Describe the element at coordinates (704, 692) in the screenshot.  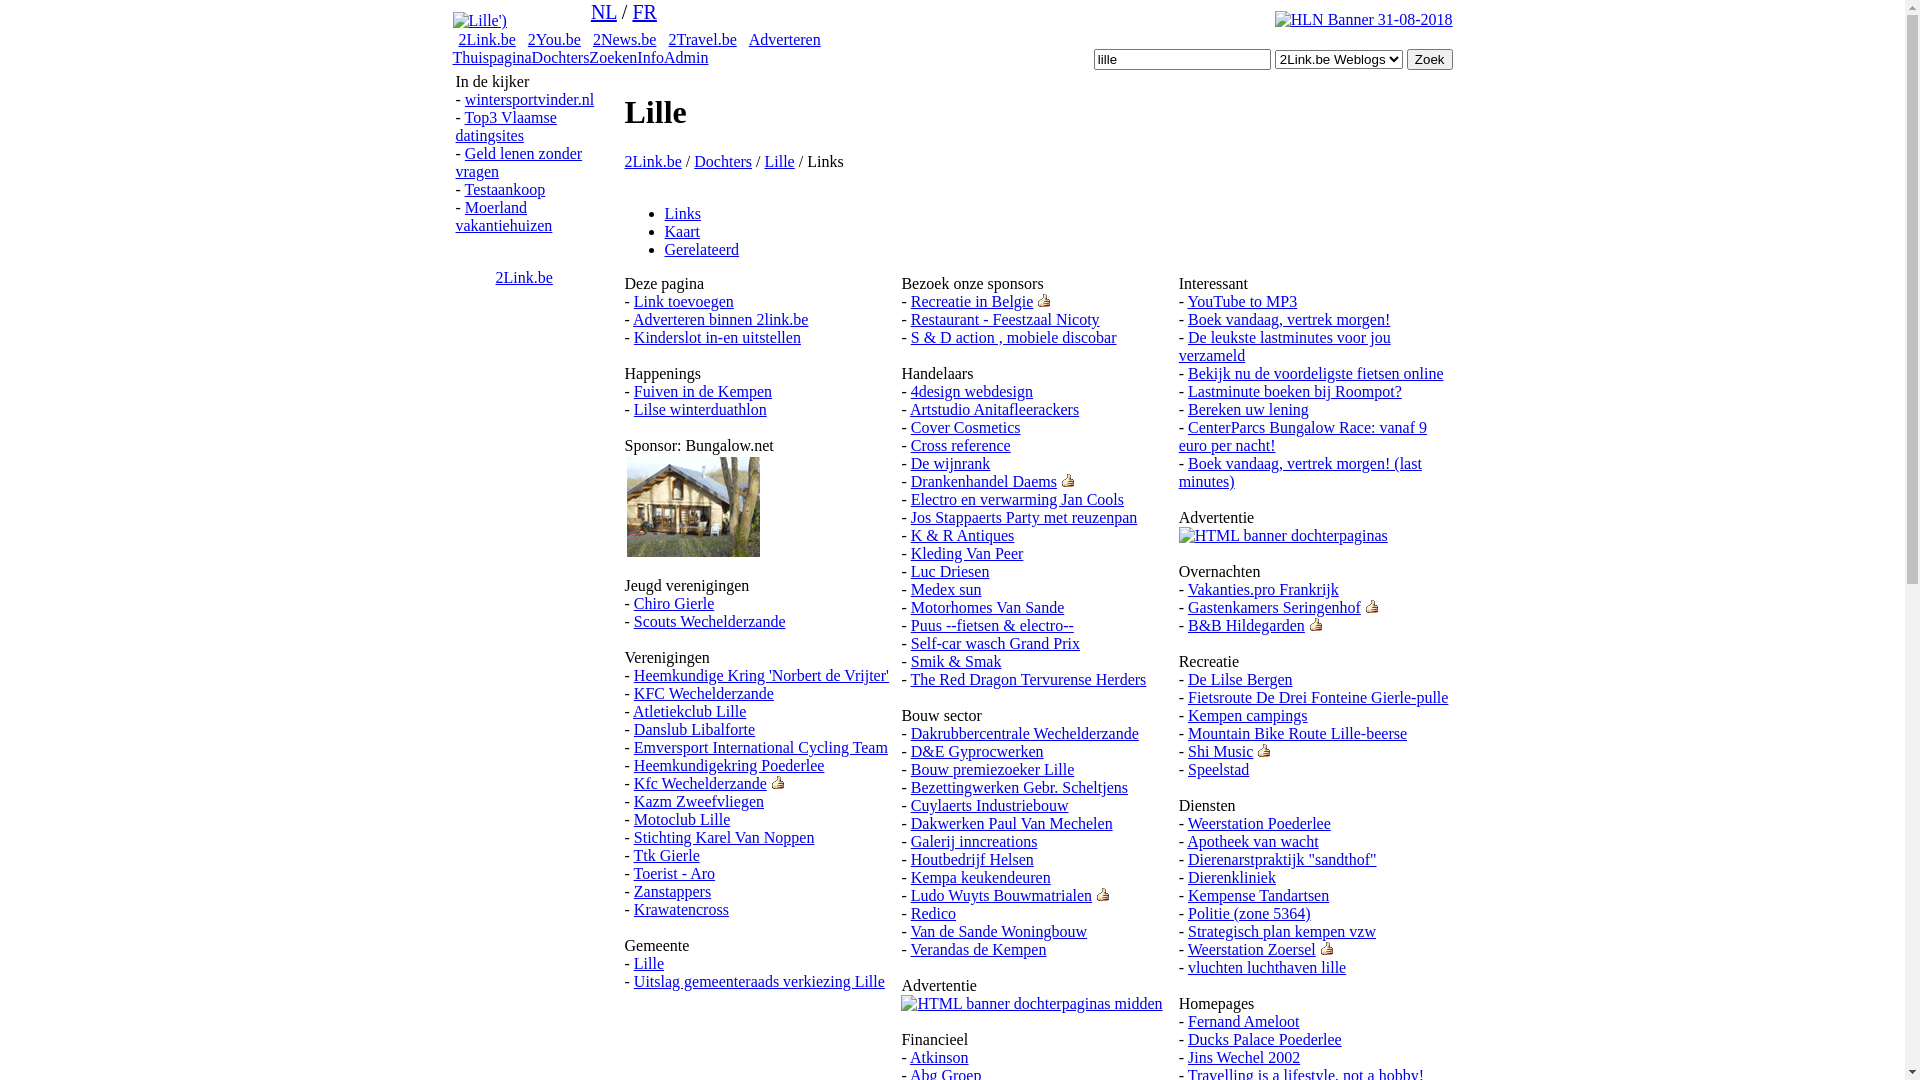
I see `'KFC Wechelderzande'` at that location.